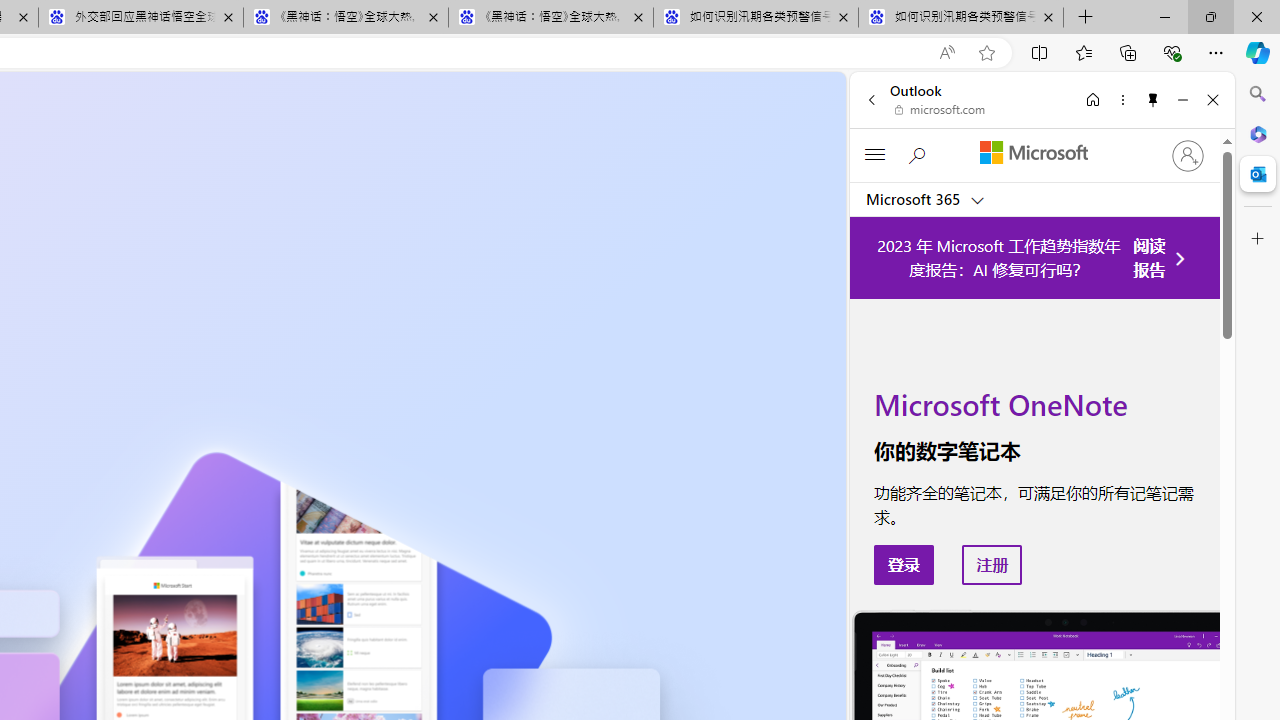 The image size is (1280, 720). What do you see at coordinates (939, 110) in the screenshot?
I see `'microsoft.com'` at bounding box center [939, 110].